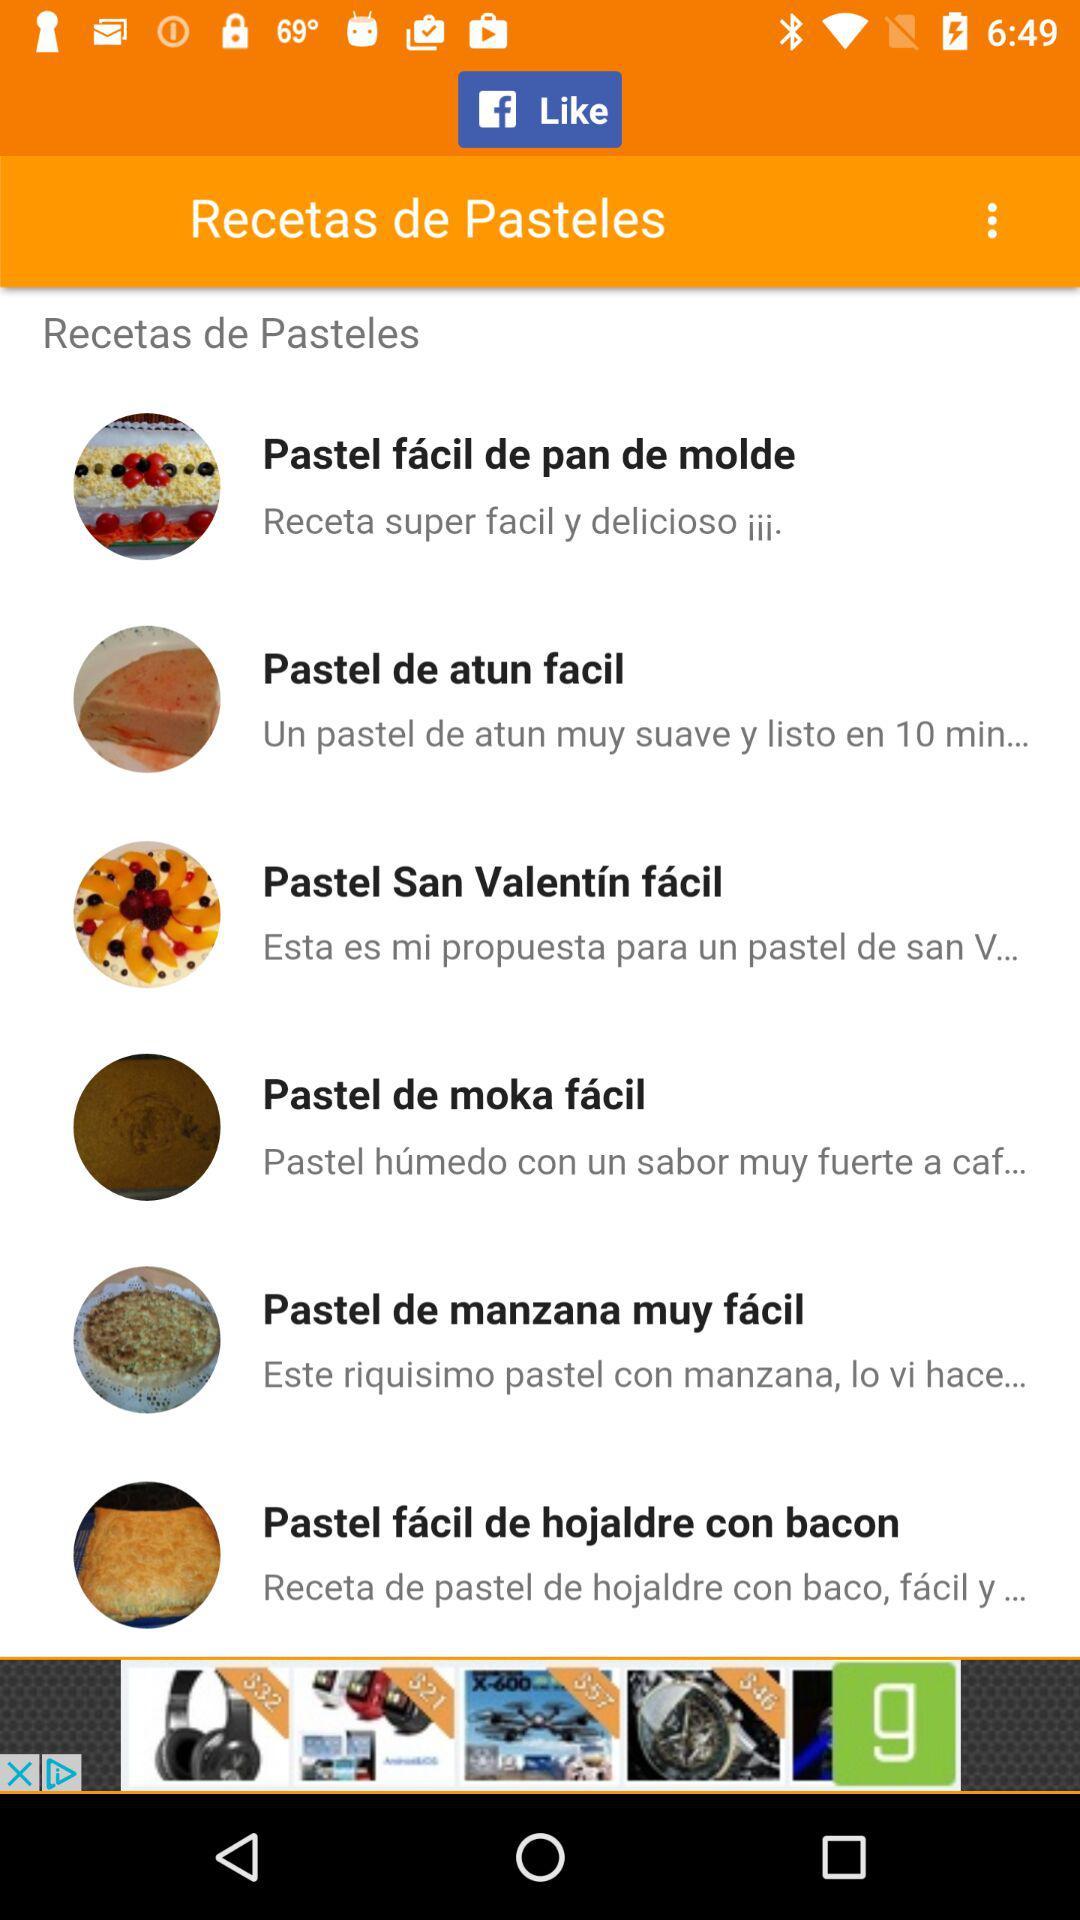  Describe the element at coordinates (540, 1724) in the screenshot. I see `click advert` at that location.